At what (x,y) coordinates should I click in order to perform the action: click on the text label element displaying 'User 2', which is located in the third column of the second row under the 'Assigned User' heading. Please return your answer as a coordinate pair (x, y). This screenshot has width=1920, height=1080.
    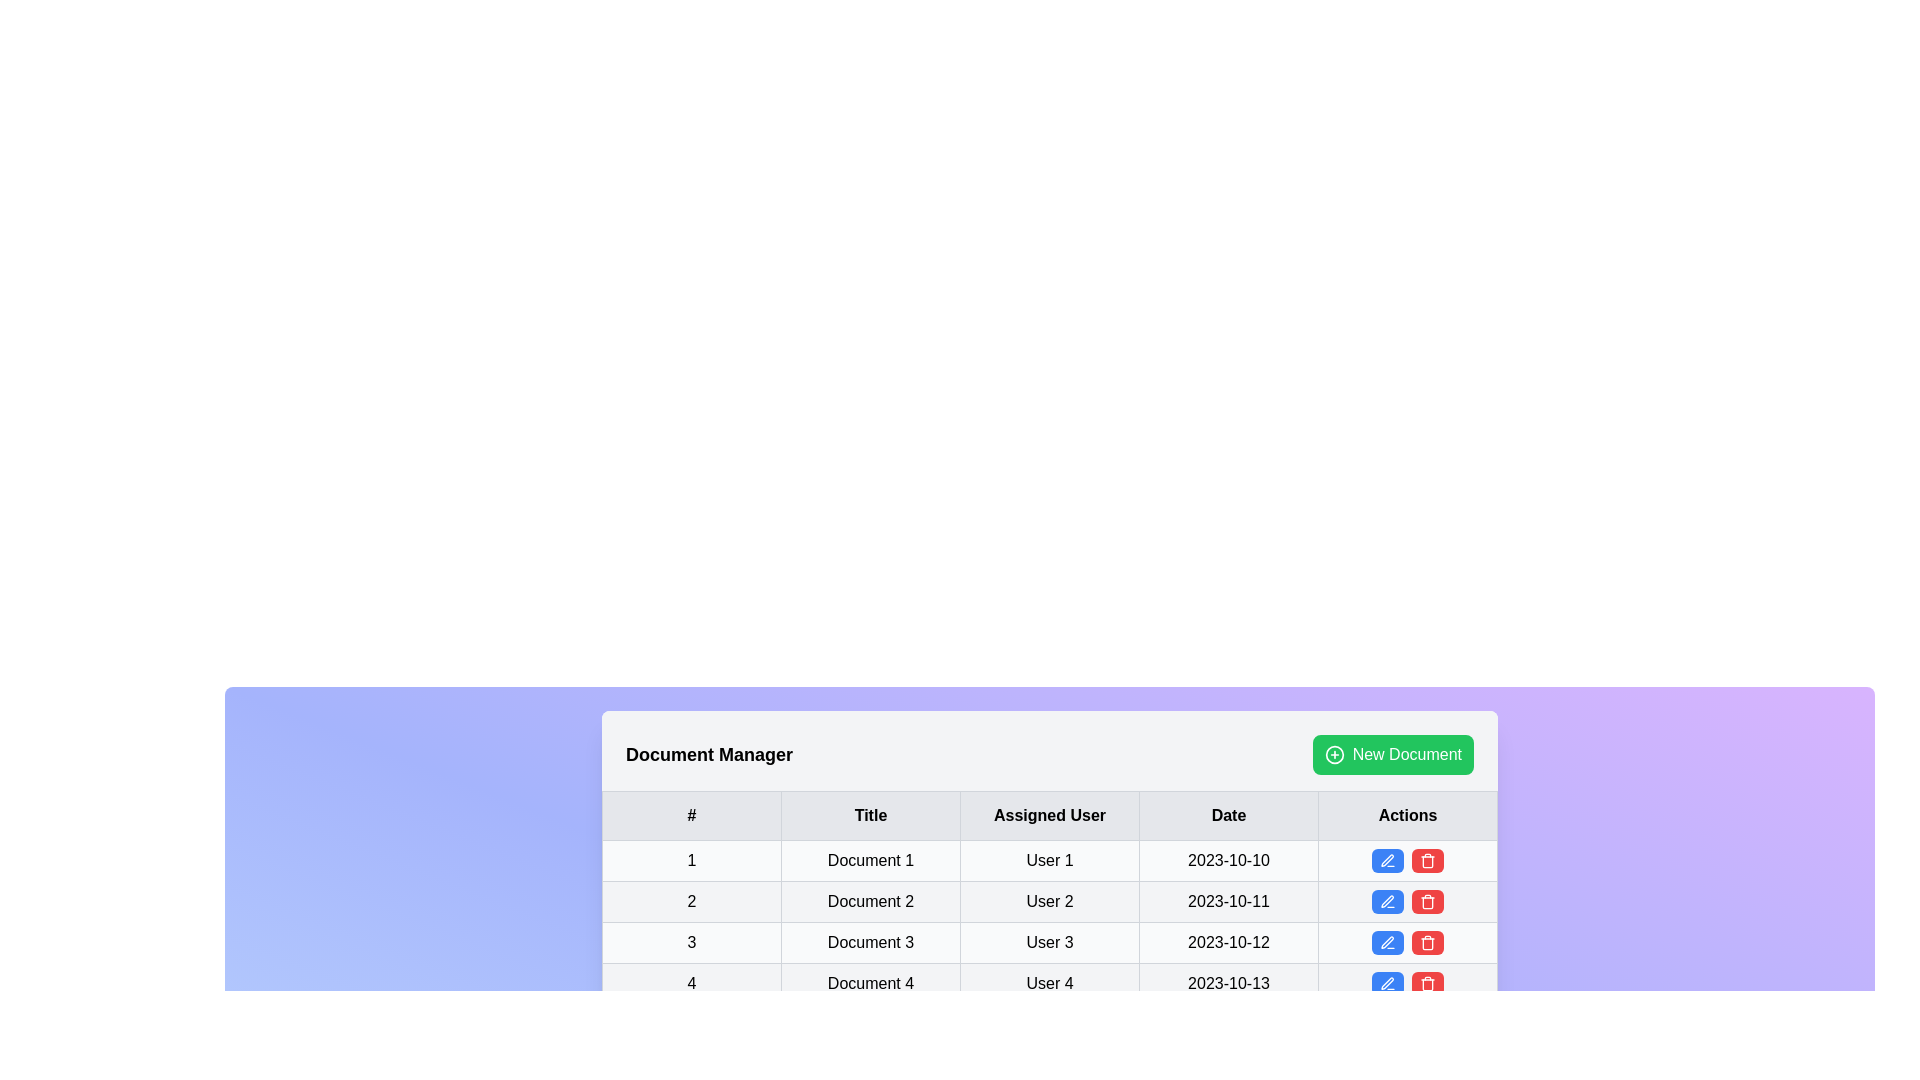
    Looking at the image, I should click on (1049, 902).